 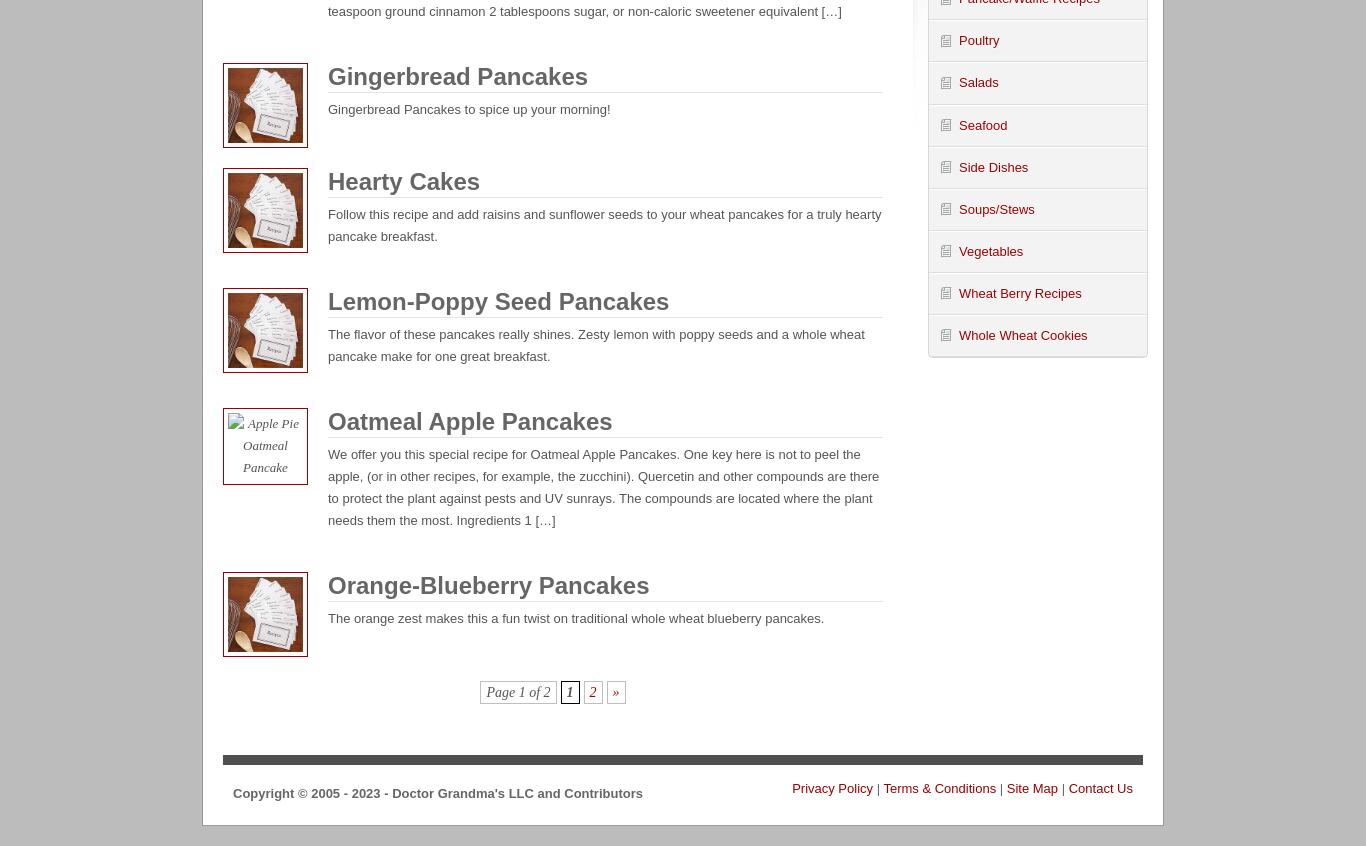 What do you see at coordinates (792, 787) in the screenshot?
I see `'Privacy Policy'` at bounding box center [792, 787].